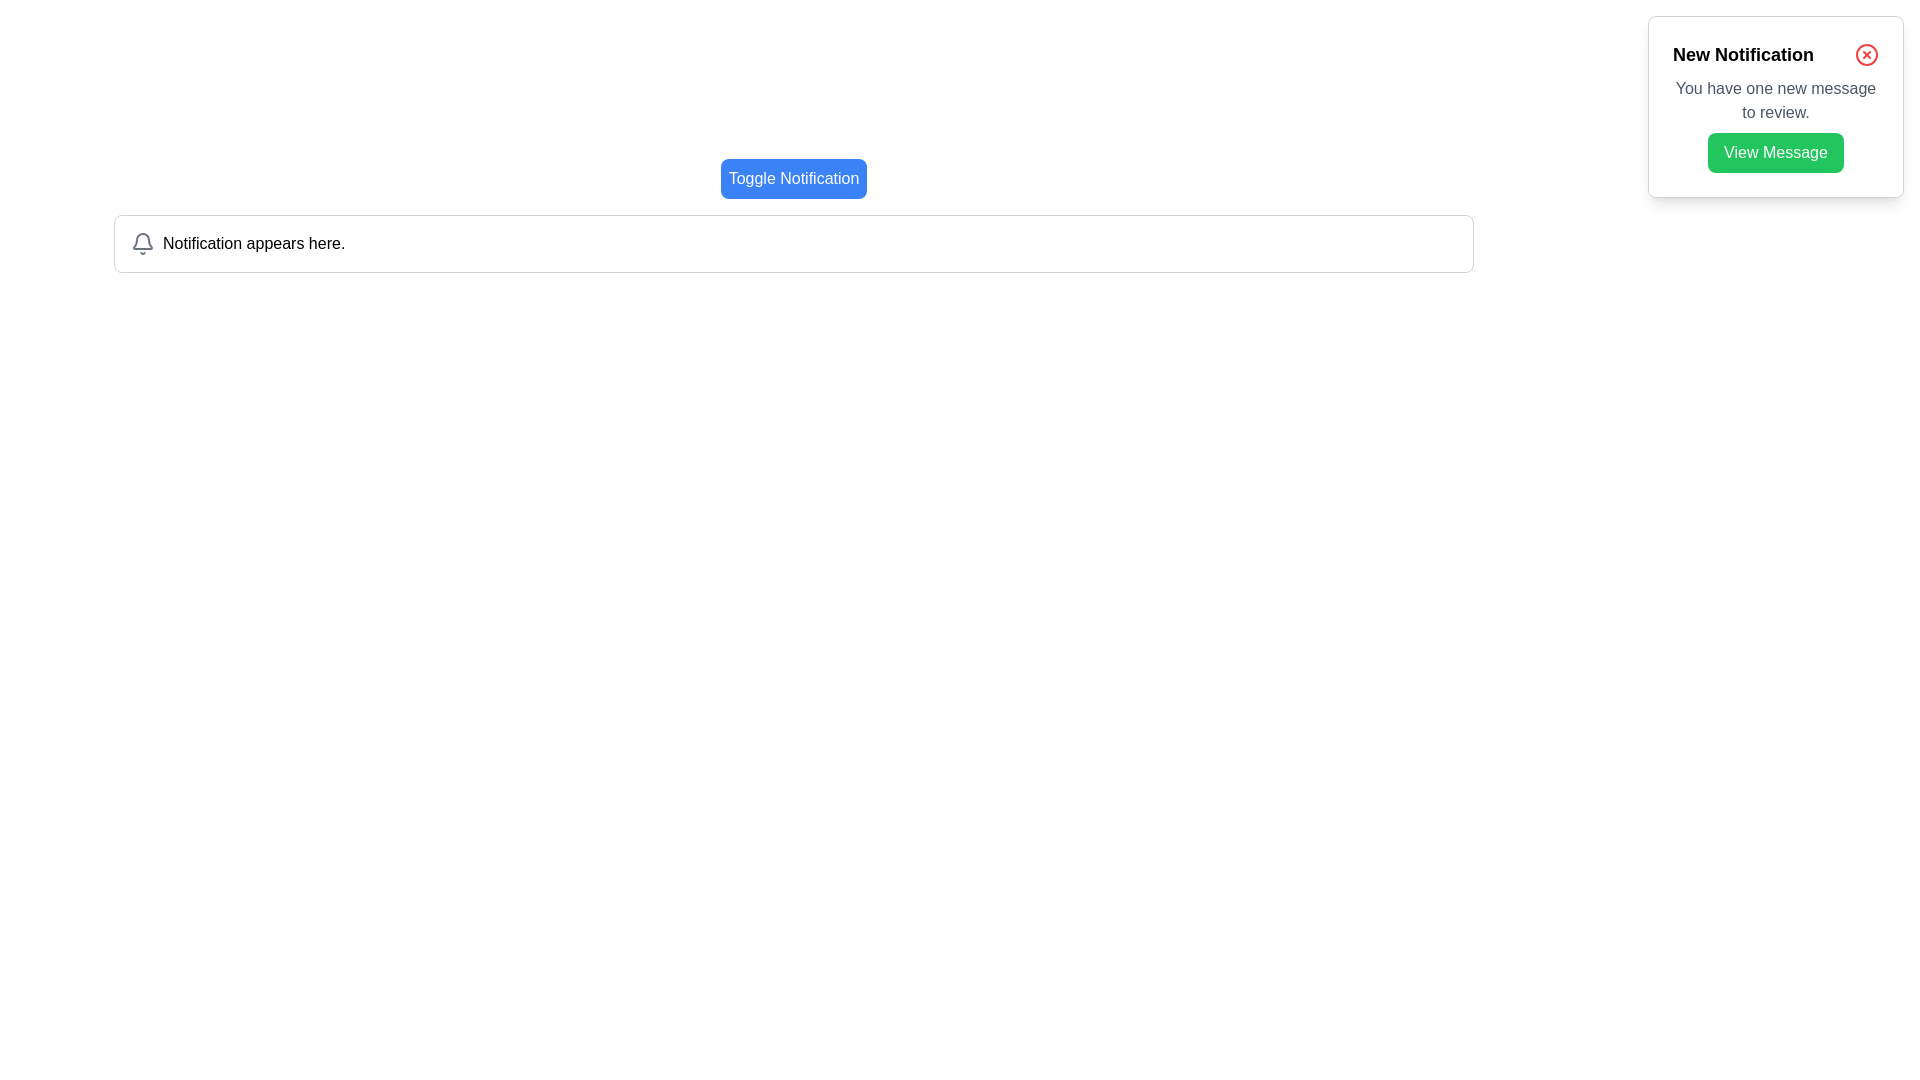 The image size is (1920, 1080). What do you see at coordinates (1776, 53) in the screenshot?
I see `the 'New Notification' text label which is styled in bold and large font, located at the top right of the notification card` at bounding box center [1776, 53].